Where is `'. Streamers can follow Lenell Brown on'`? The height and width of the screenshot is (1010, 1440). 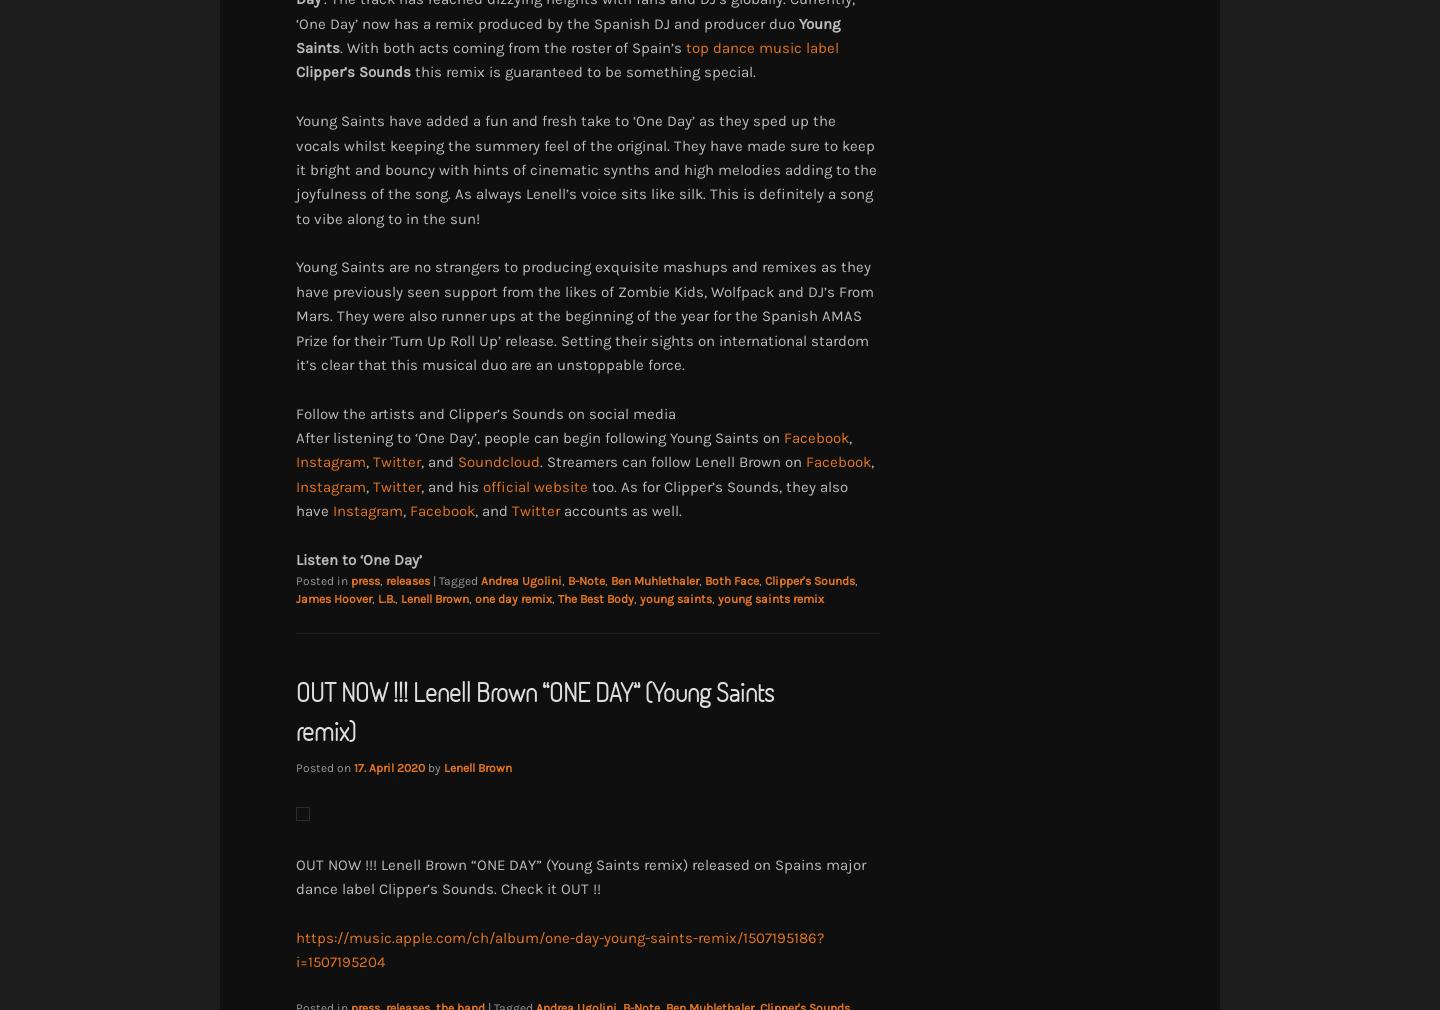 '. Streamers can follow Lenell Brown on' is located at coordinates (673, 461).